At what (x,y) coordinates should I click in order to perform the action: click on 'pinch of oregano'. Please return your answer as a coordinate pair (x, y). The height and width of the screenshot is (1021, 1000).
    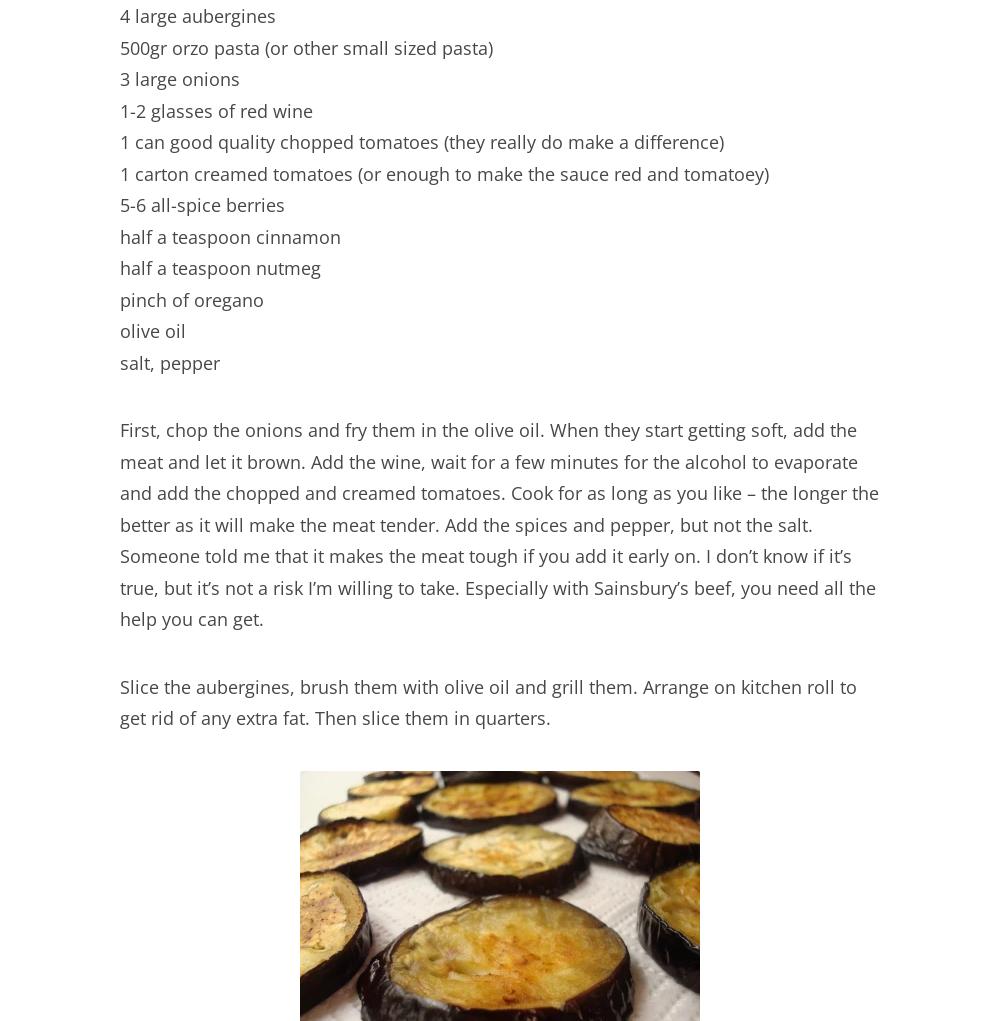
    Looking at the image, I should click on (191, 299).